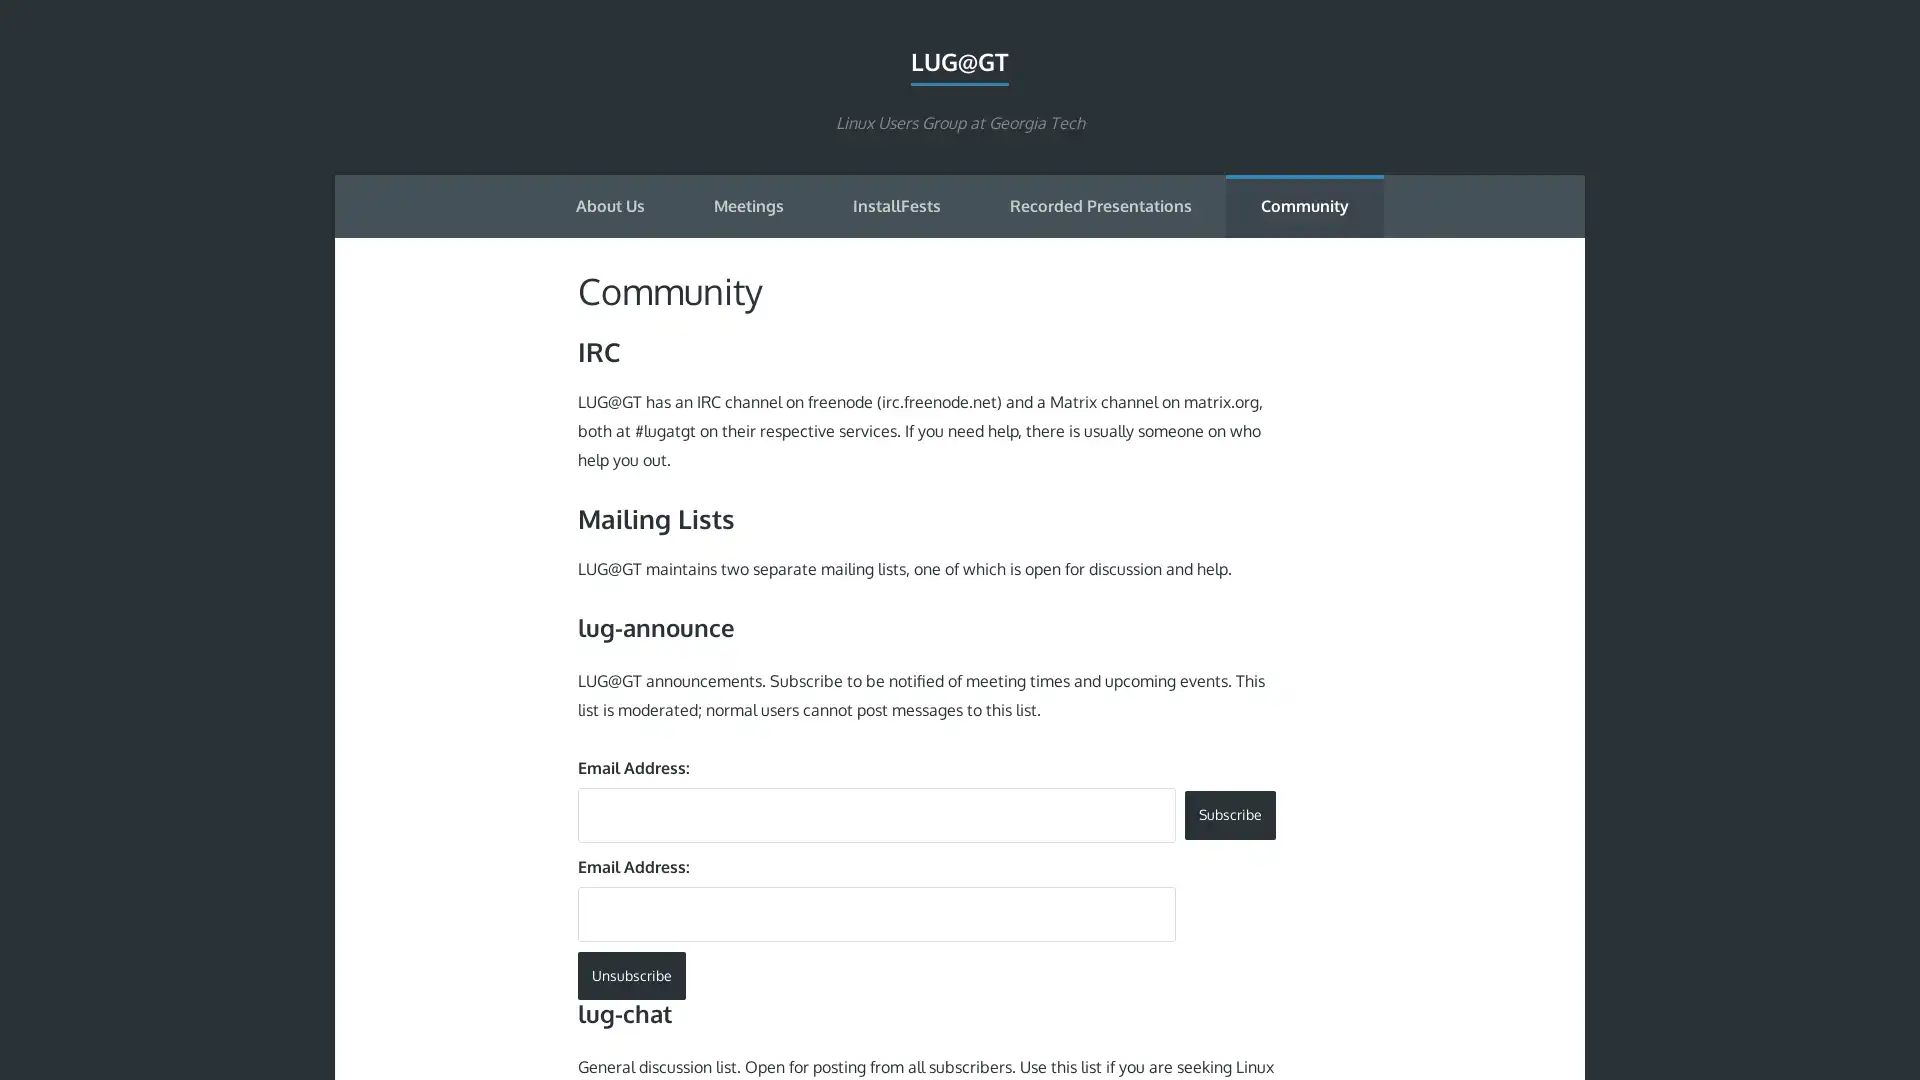 The image size is (1920, 1080). Describe the element at coordinates (1229, 815) in the screenshot. I see `Subscribe` at that location.